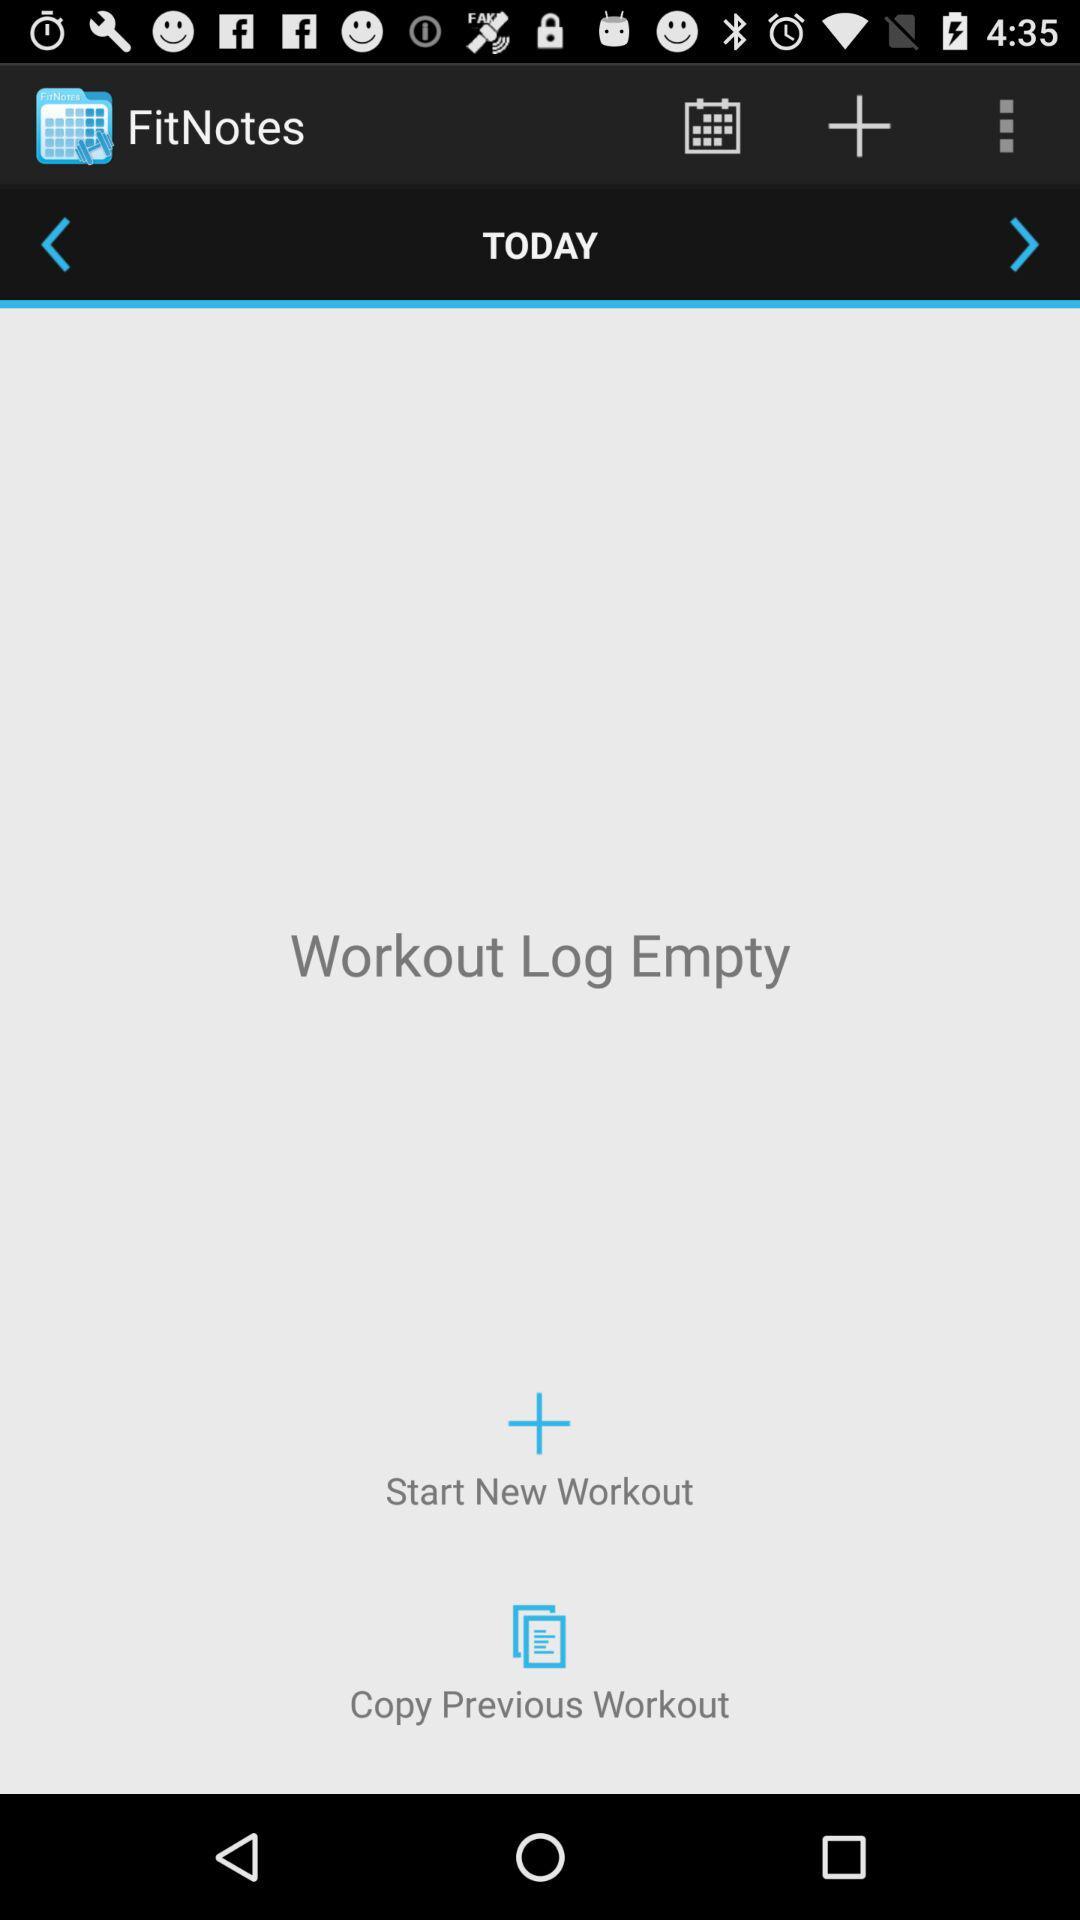 The width and height of the screenshot is (1080, 1920). What do you see at coordinates (538, 1661) in the screenshot?
I see `the copy previous workout app` at bounding box center [538, 1661].